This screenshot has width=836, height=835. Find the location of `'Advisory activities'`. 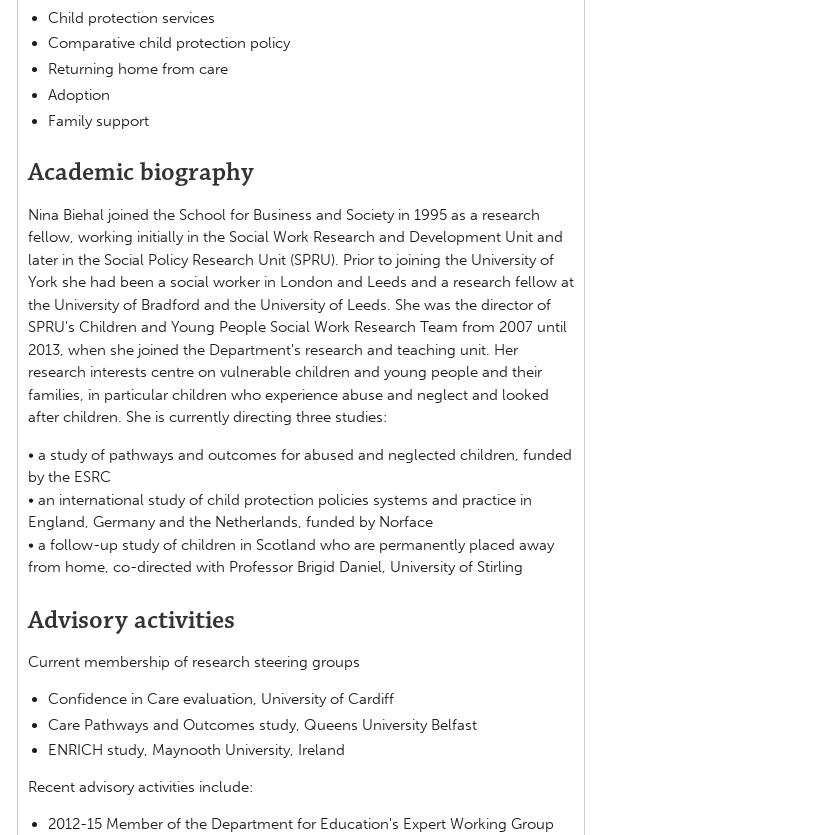

'Advisory activities' is located at coordinates (129, 617).